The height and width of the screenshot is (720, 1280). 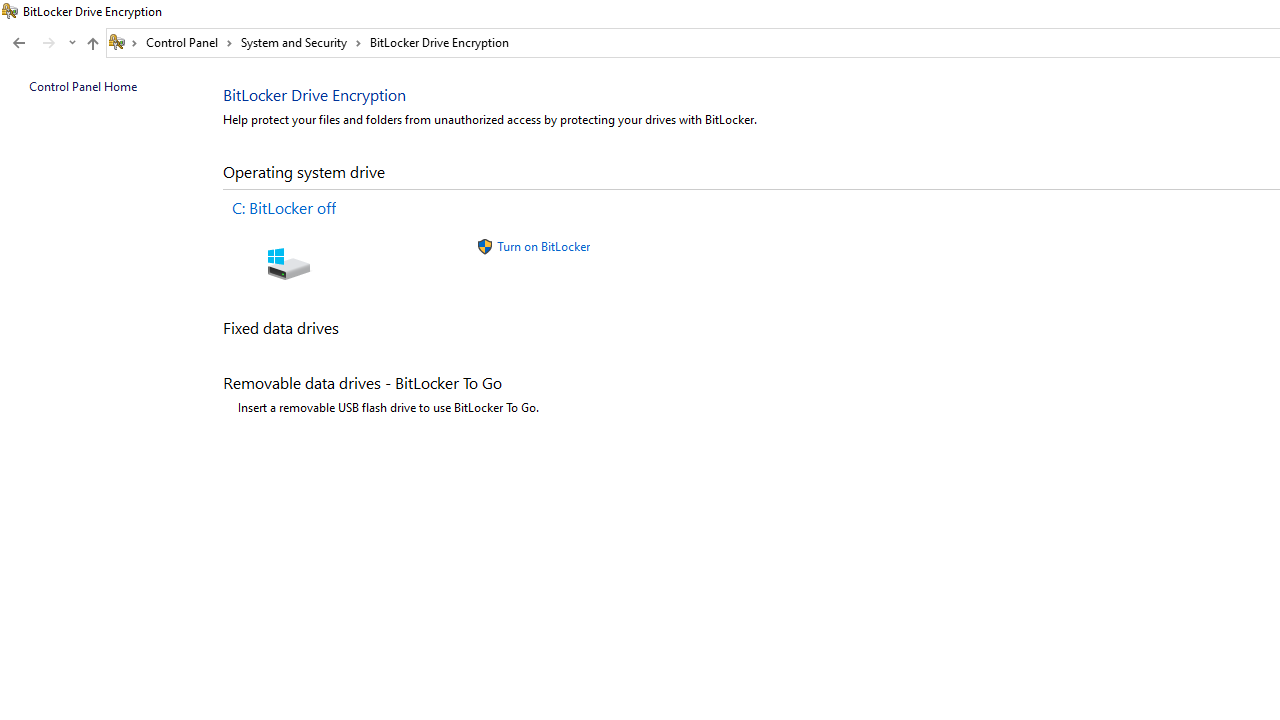 I want to click on 'Control Panel', so click(x=189, y=42).